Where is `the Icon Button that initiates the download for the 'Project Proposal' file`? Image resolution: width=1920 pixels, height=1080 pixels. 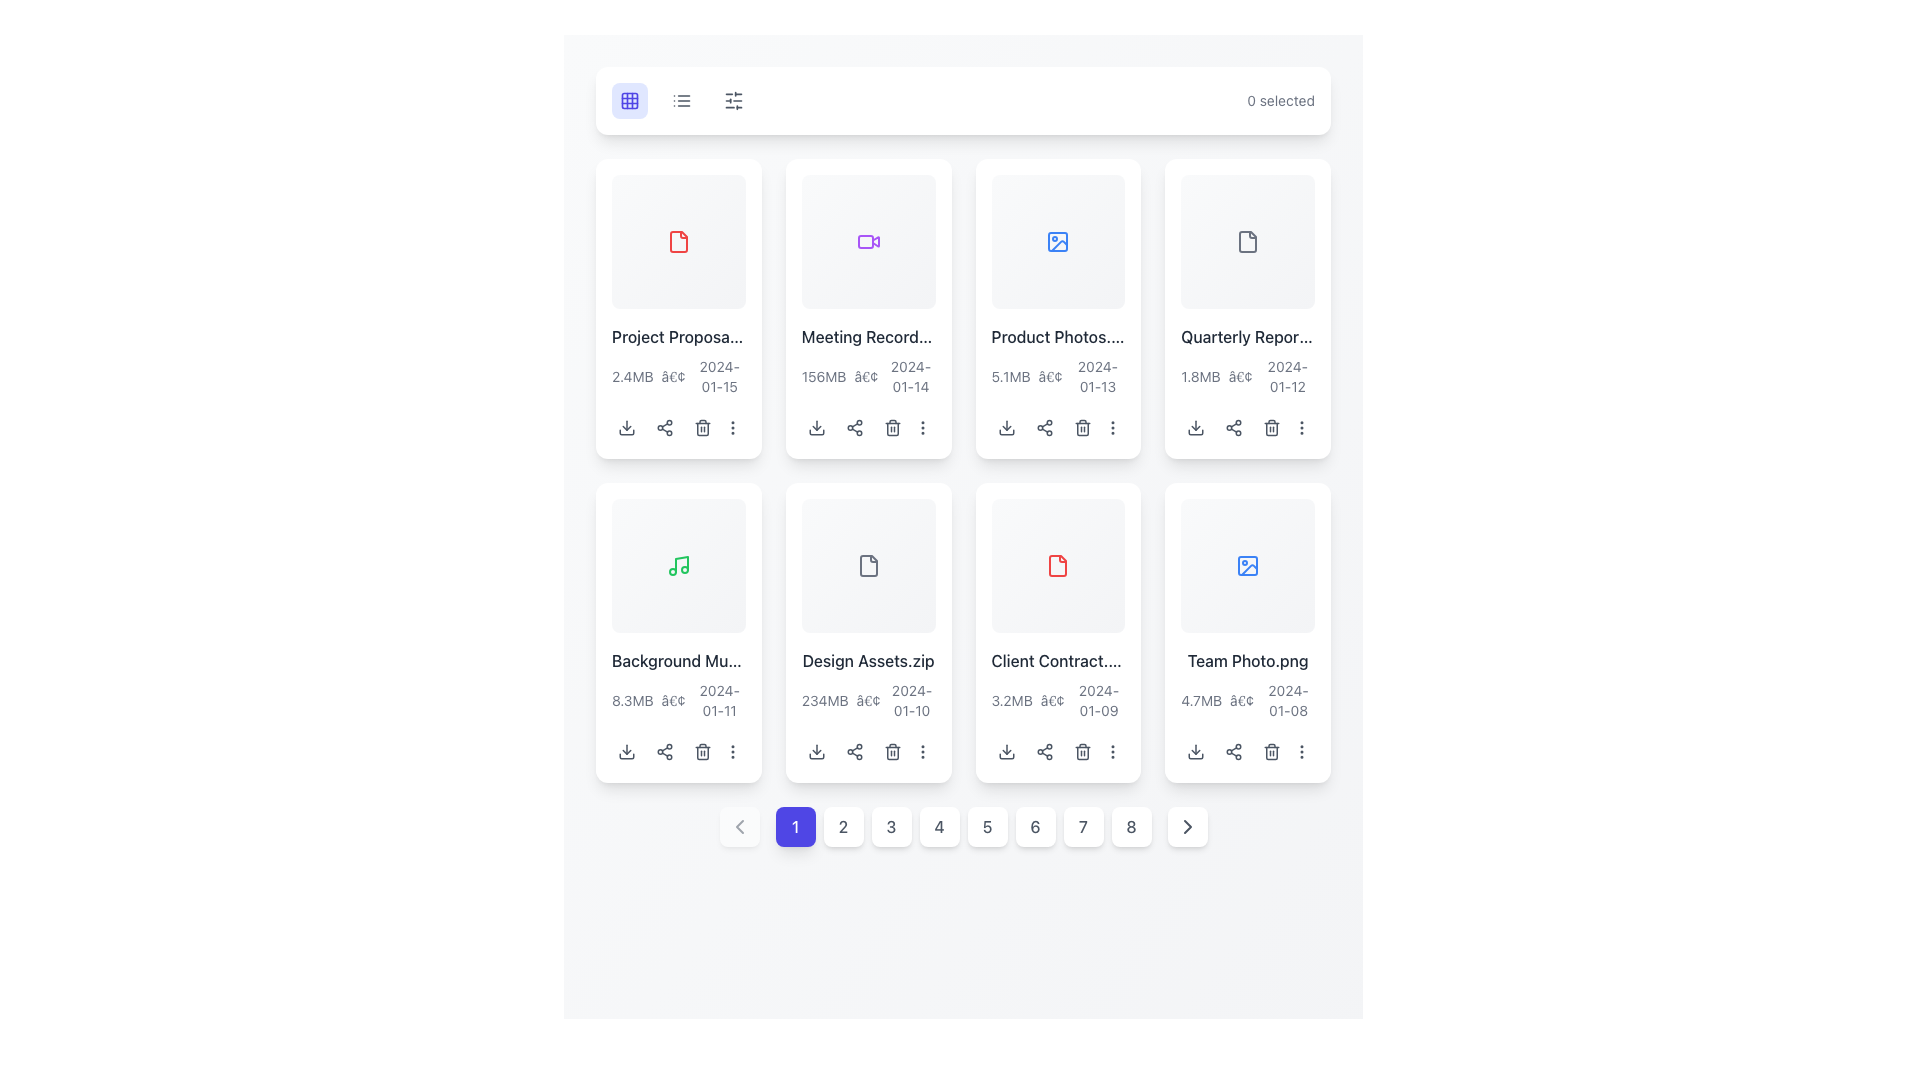 the Icon Button that initiates the download for the 'Project Proposal' file is located at coordinates (626, 426).